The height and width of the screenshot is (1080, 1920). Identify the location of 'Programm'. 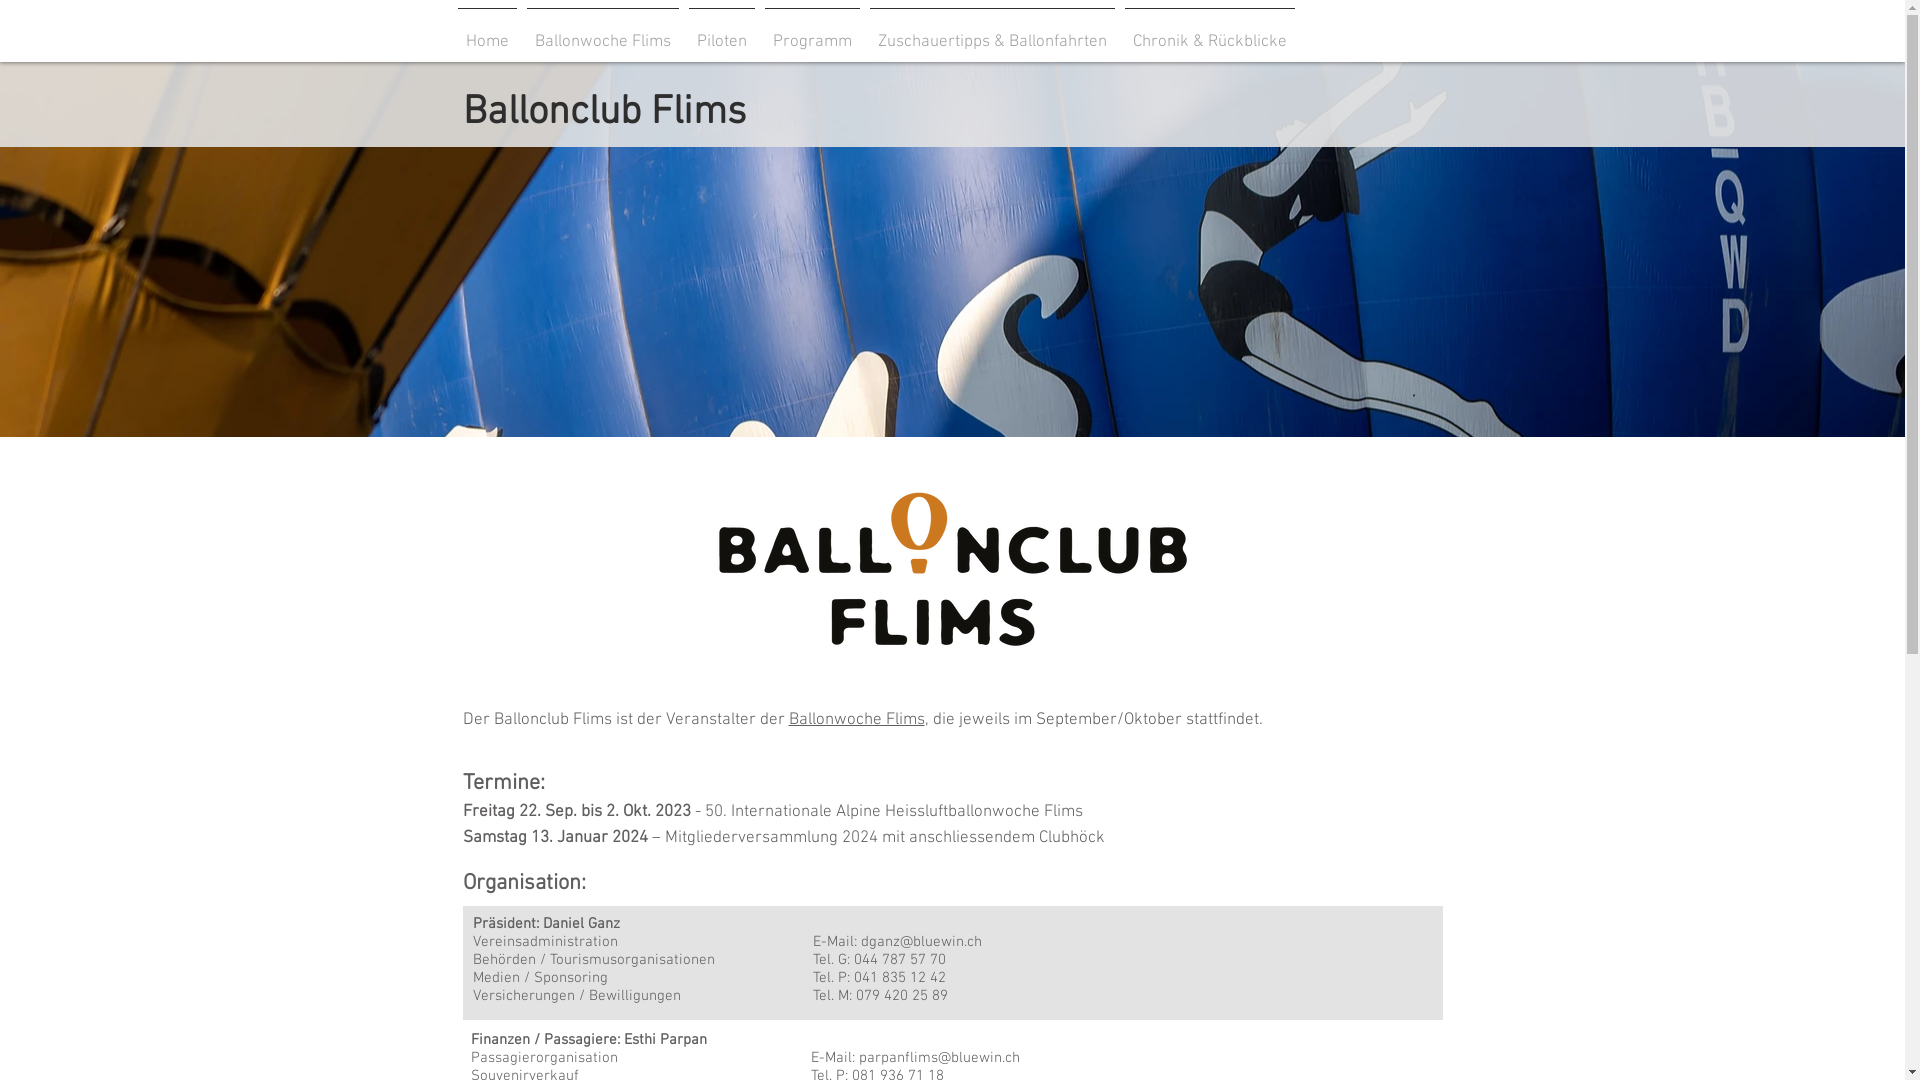
(812, 33).